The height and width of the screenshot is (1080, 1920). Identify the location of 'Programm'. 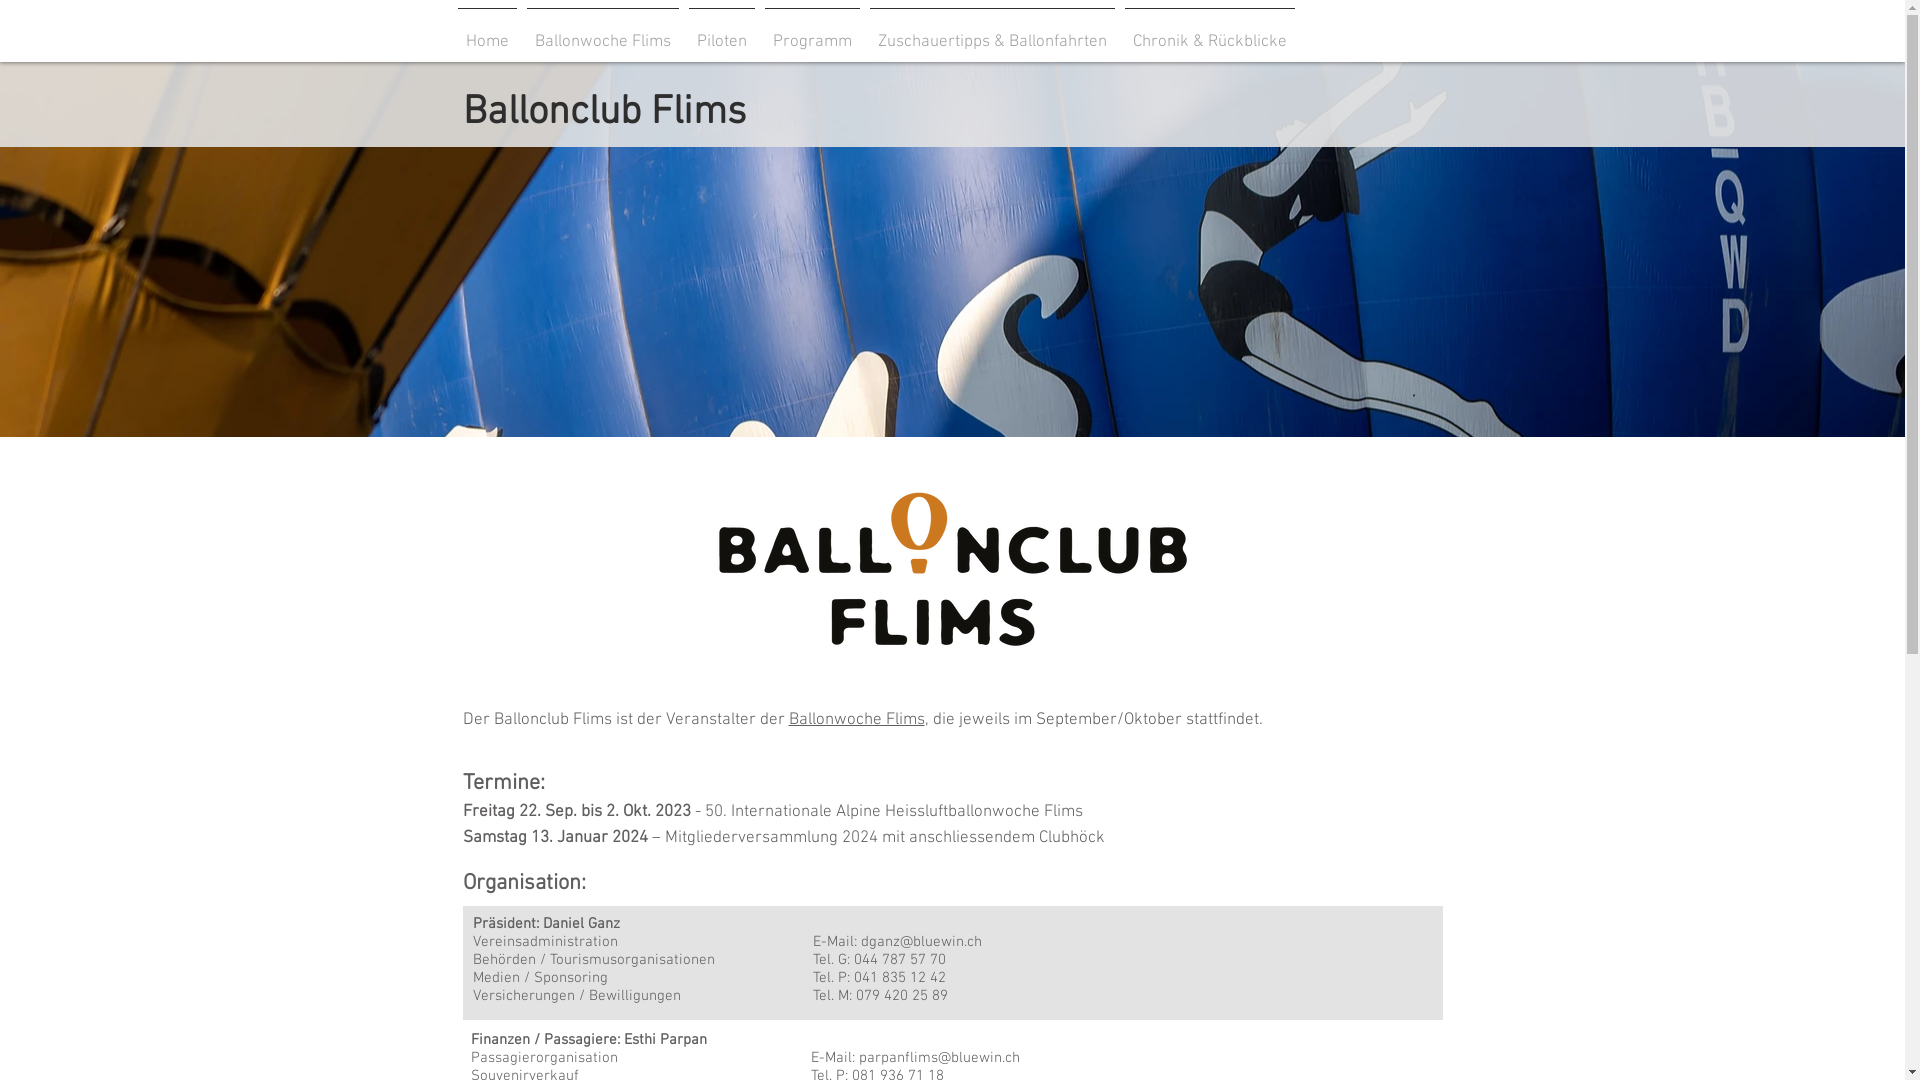
(812, 33).